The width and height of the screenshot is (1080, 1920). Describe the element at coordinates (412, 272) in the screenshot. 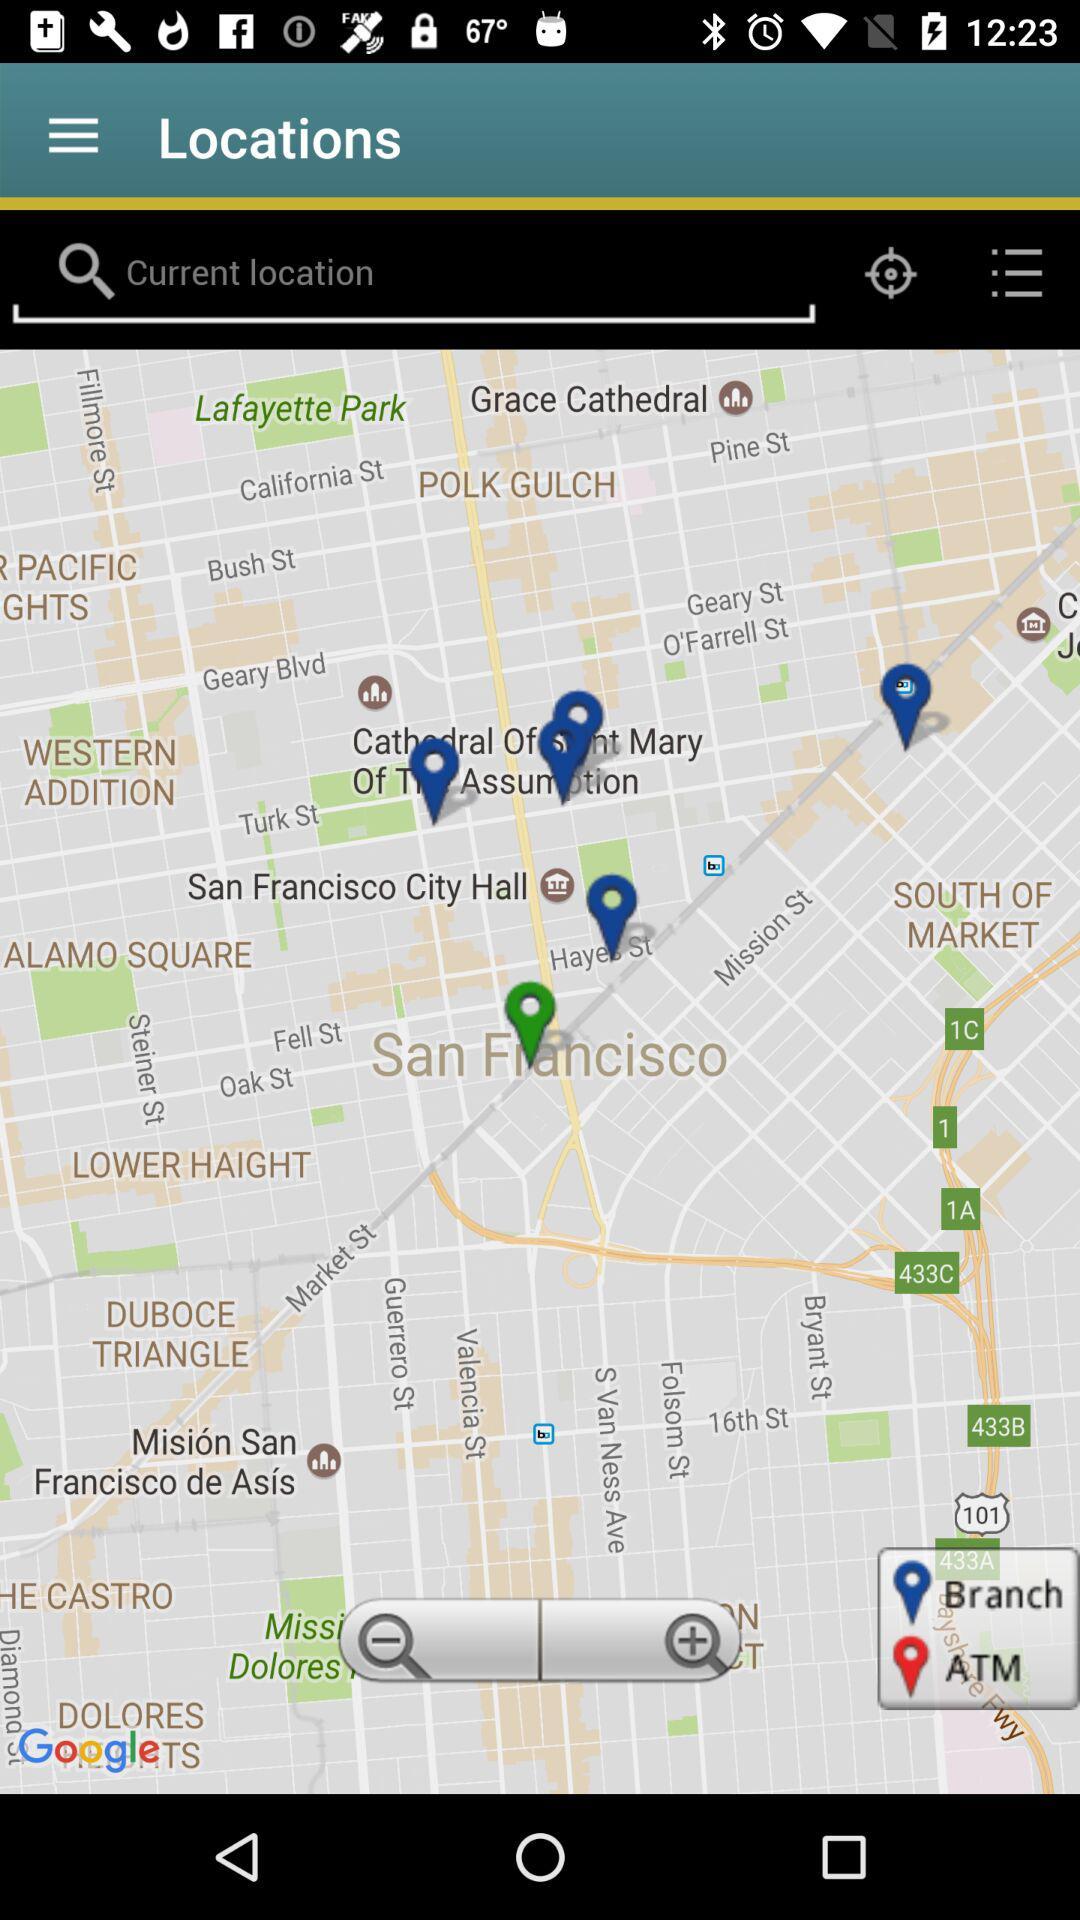

I see `search location` at that location.